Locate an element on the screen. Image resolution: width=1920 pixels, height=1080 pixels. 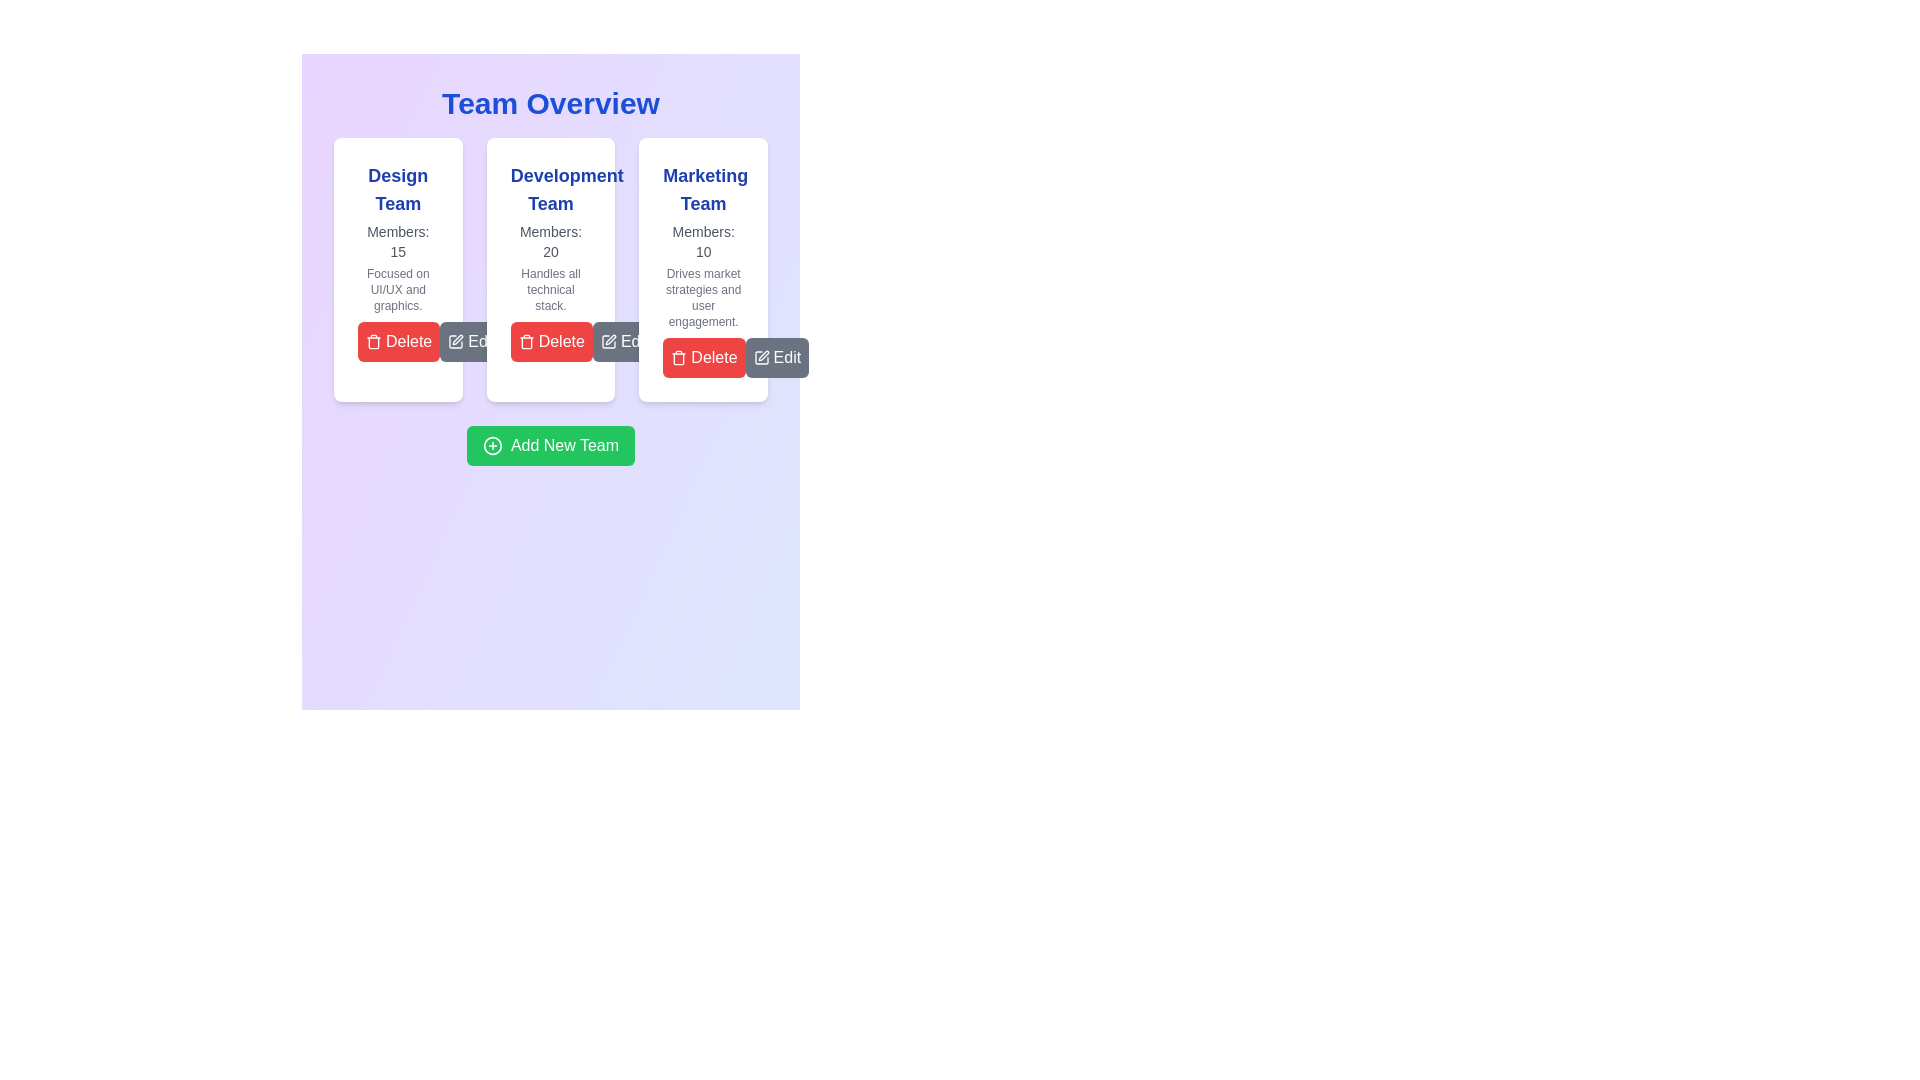
the edit action icon located is located at coordinates (455, 341).